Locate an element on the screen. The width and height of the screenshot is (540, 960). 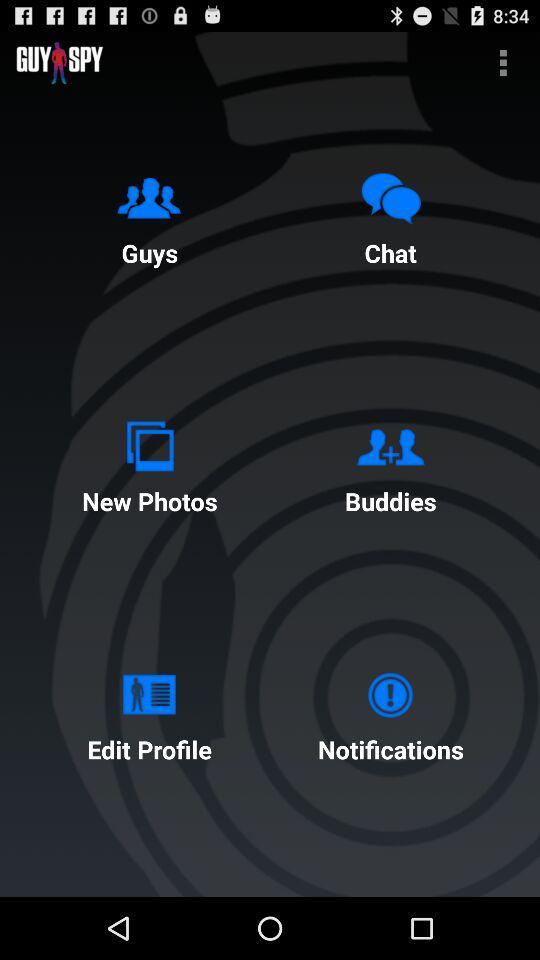
the edit profile item is located at coordinates (148, 712).